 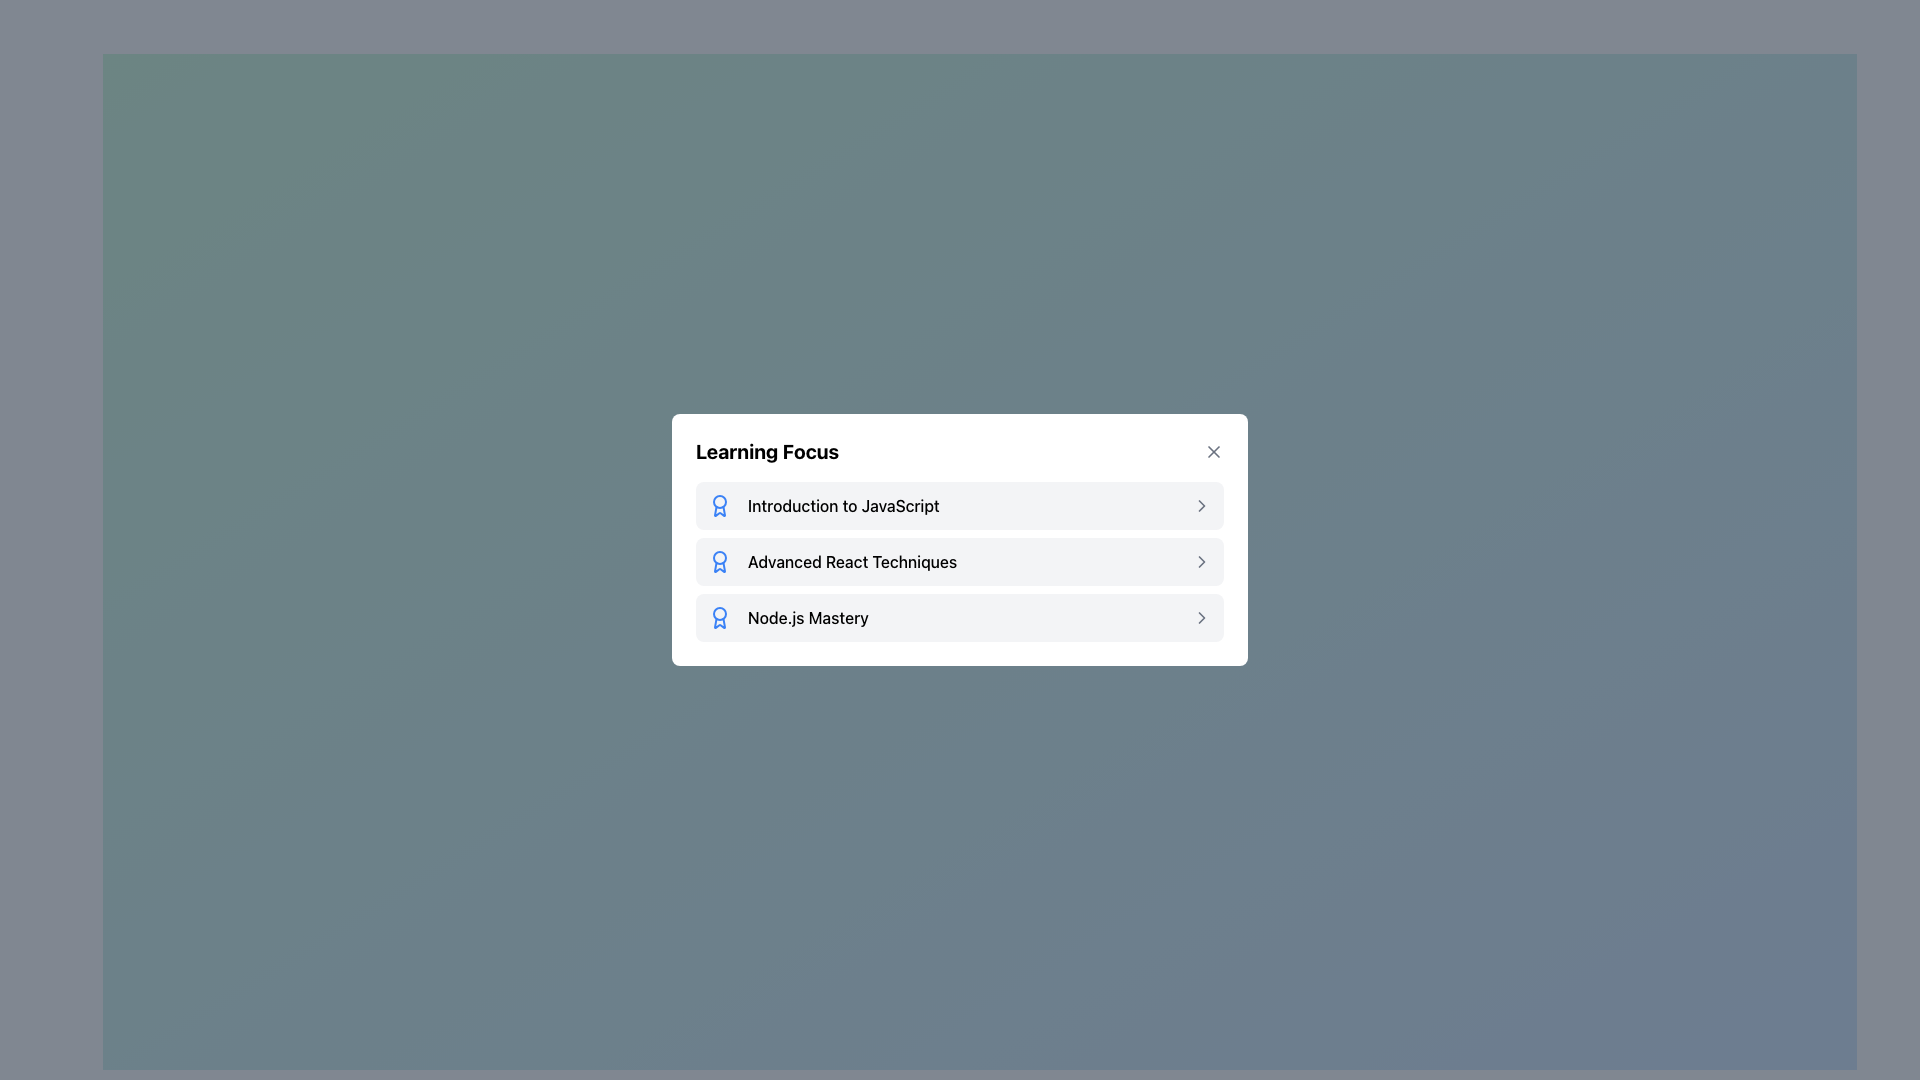 What do you see at coordinates (1200, 504) in the screenshot?
I see `the gray chevron-shaped icon pointing right, located at the rightmost part of the first item in the list adjacent to the 'Introduction to JavaScript' text label` at bounding box center [1200, 504].